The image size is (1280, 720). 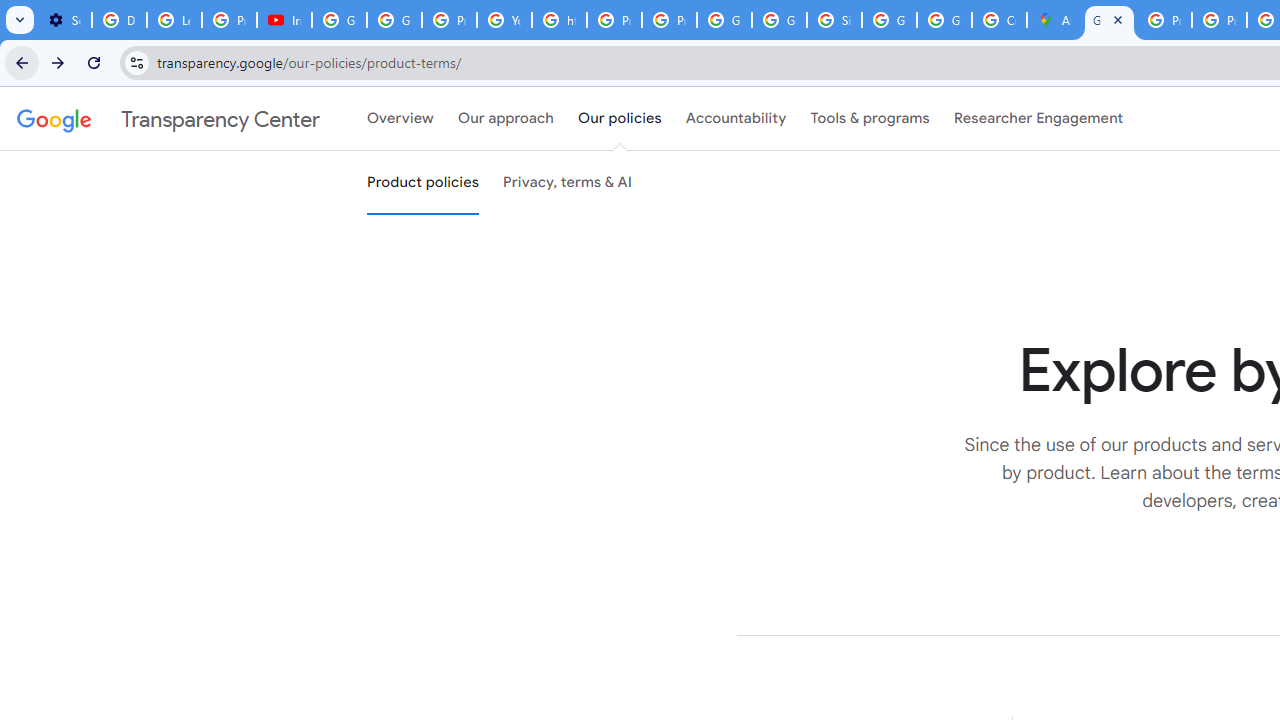 I want to click on 'Accountability', so click(x=735, y=119).